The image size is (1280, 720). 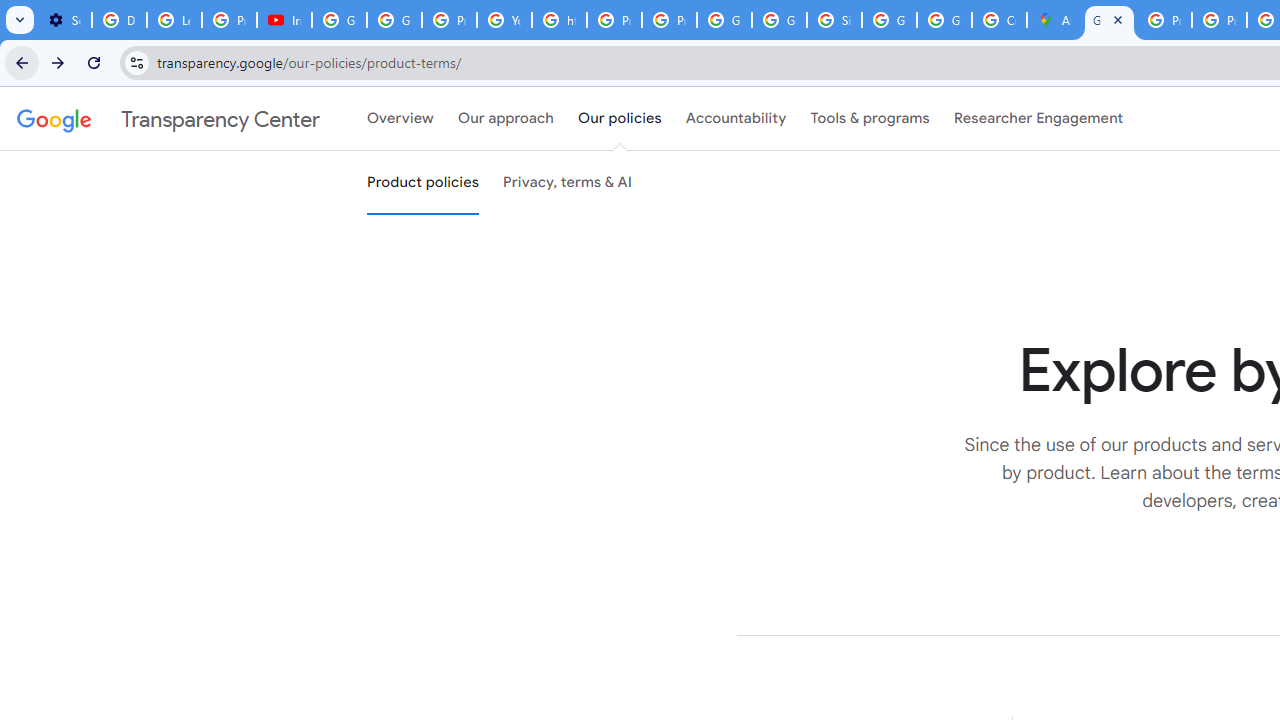 I want to click on 'Accountability', so click(x=735, y=119).